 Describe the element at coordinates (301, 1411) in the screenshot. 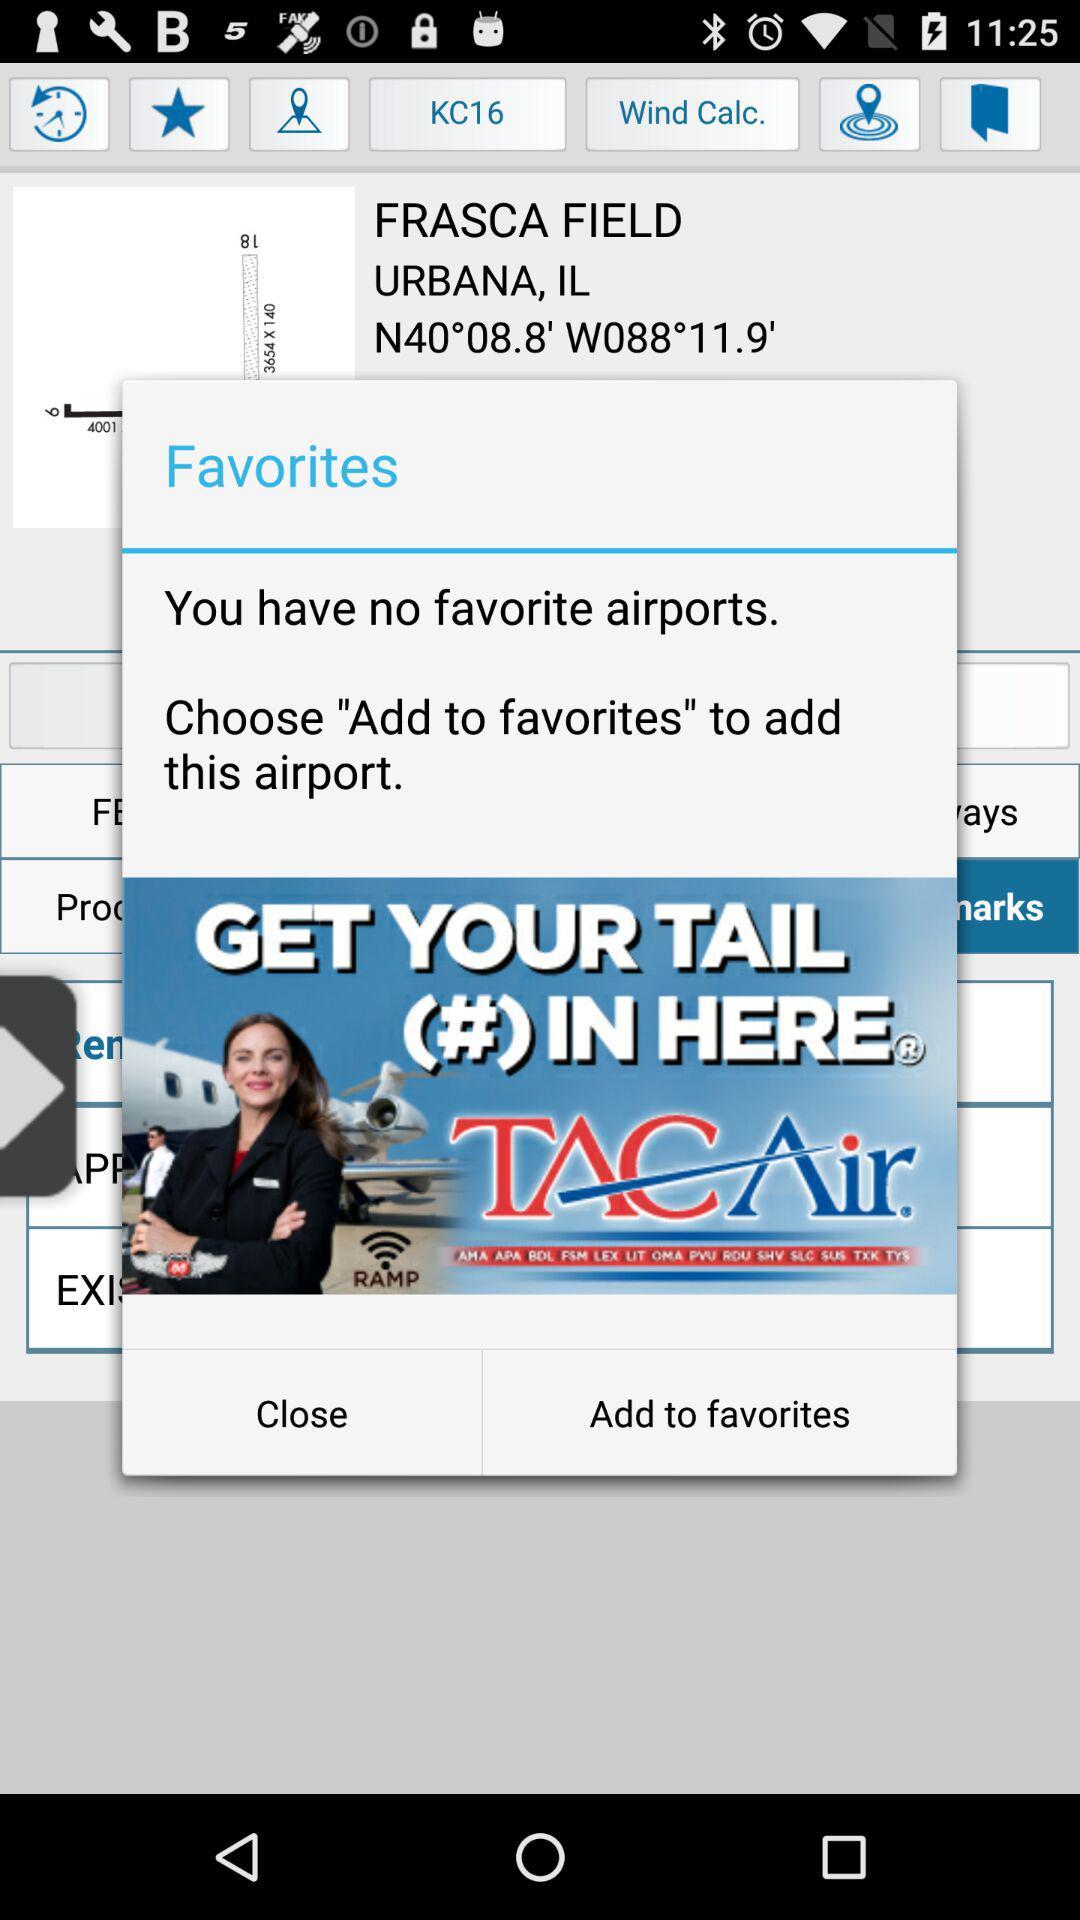

I see `the button at the bottom left corner` at that location.